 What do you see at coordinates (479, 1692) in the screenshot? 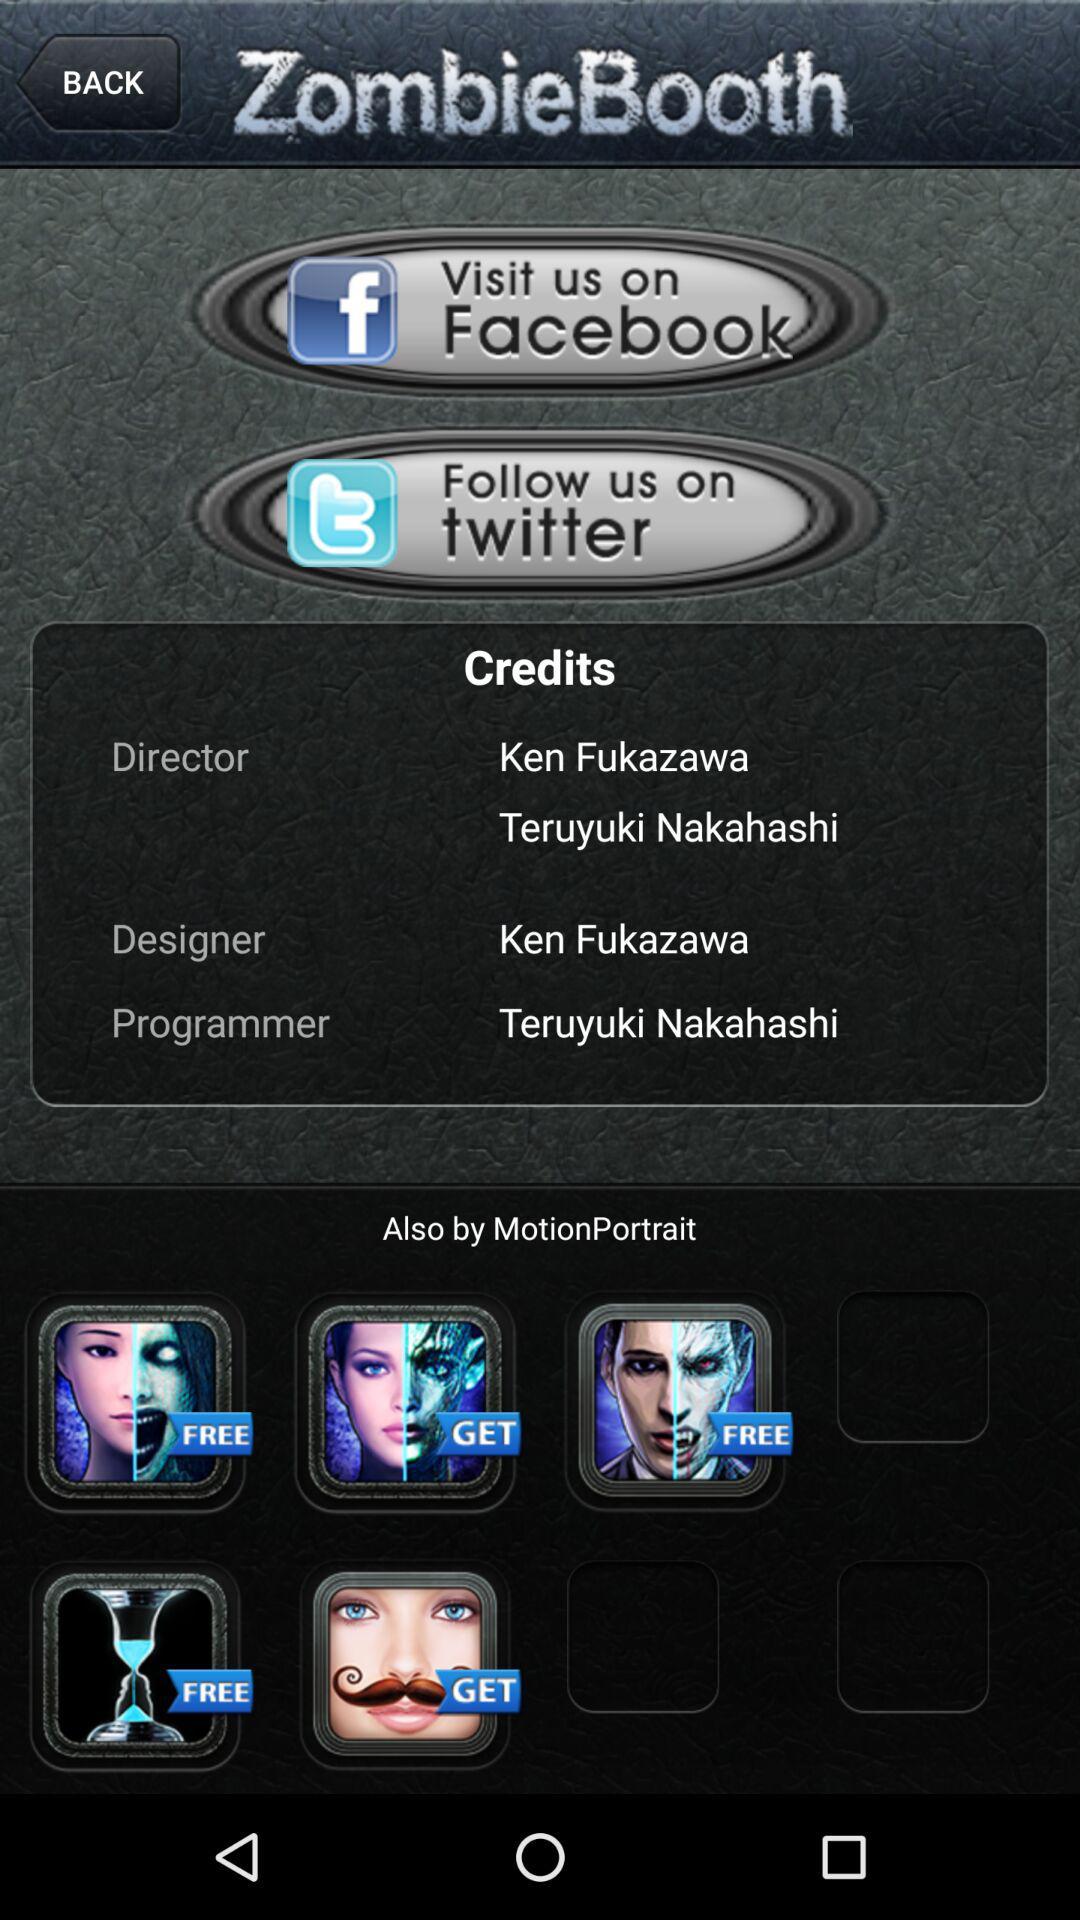
I see `the second text get which is on the bottom of the page` at bounding box center [479, 1692].